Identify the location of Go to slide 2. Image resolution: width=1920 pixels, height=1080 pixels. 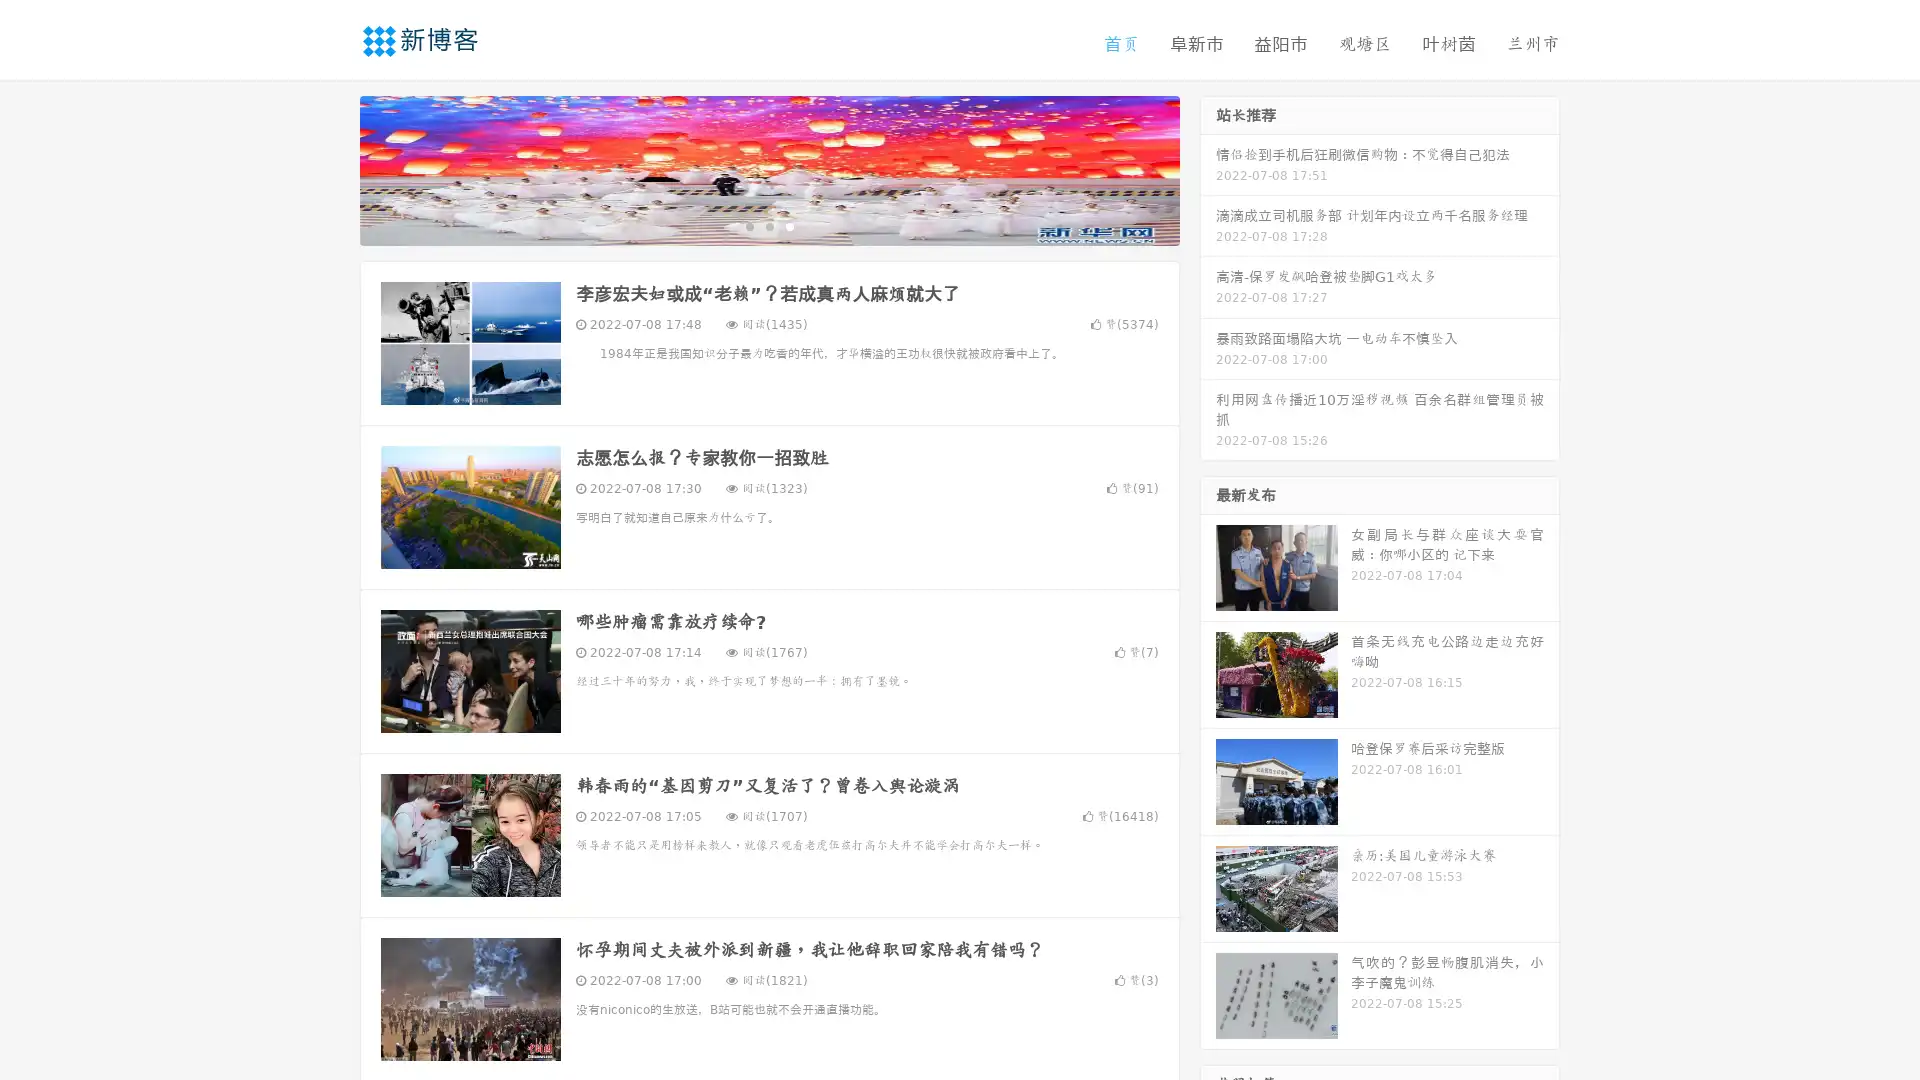
(768, 225).